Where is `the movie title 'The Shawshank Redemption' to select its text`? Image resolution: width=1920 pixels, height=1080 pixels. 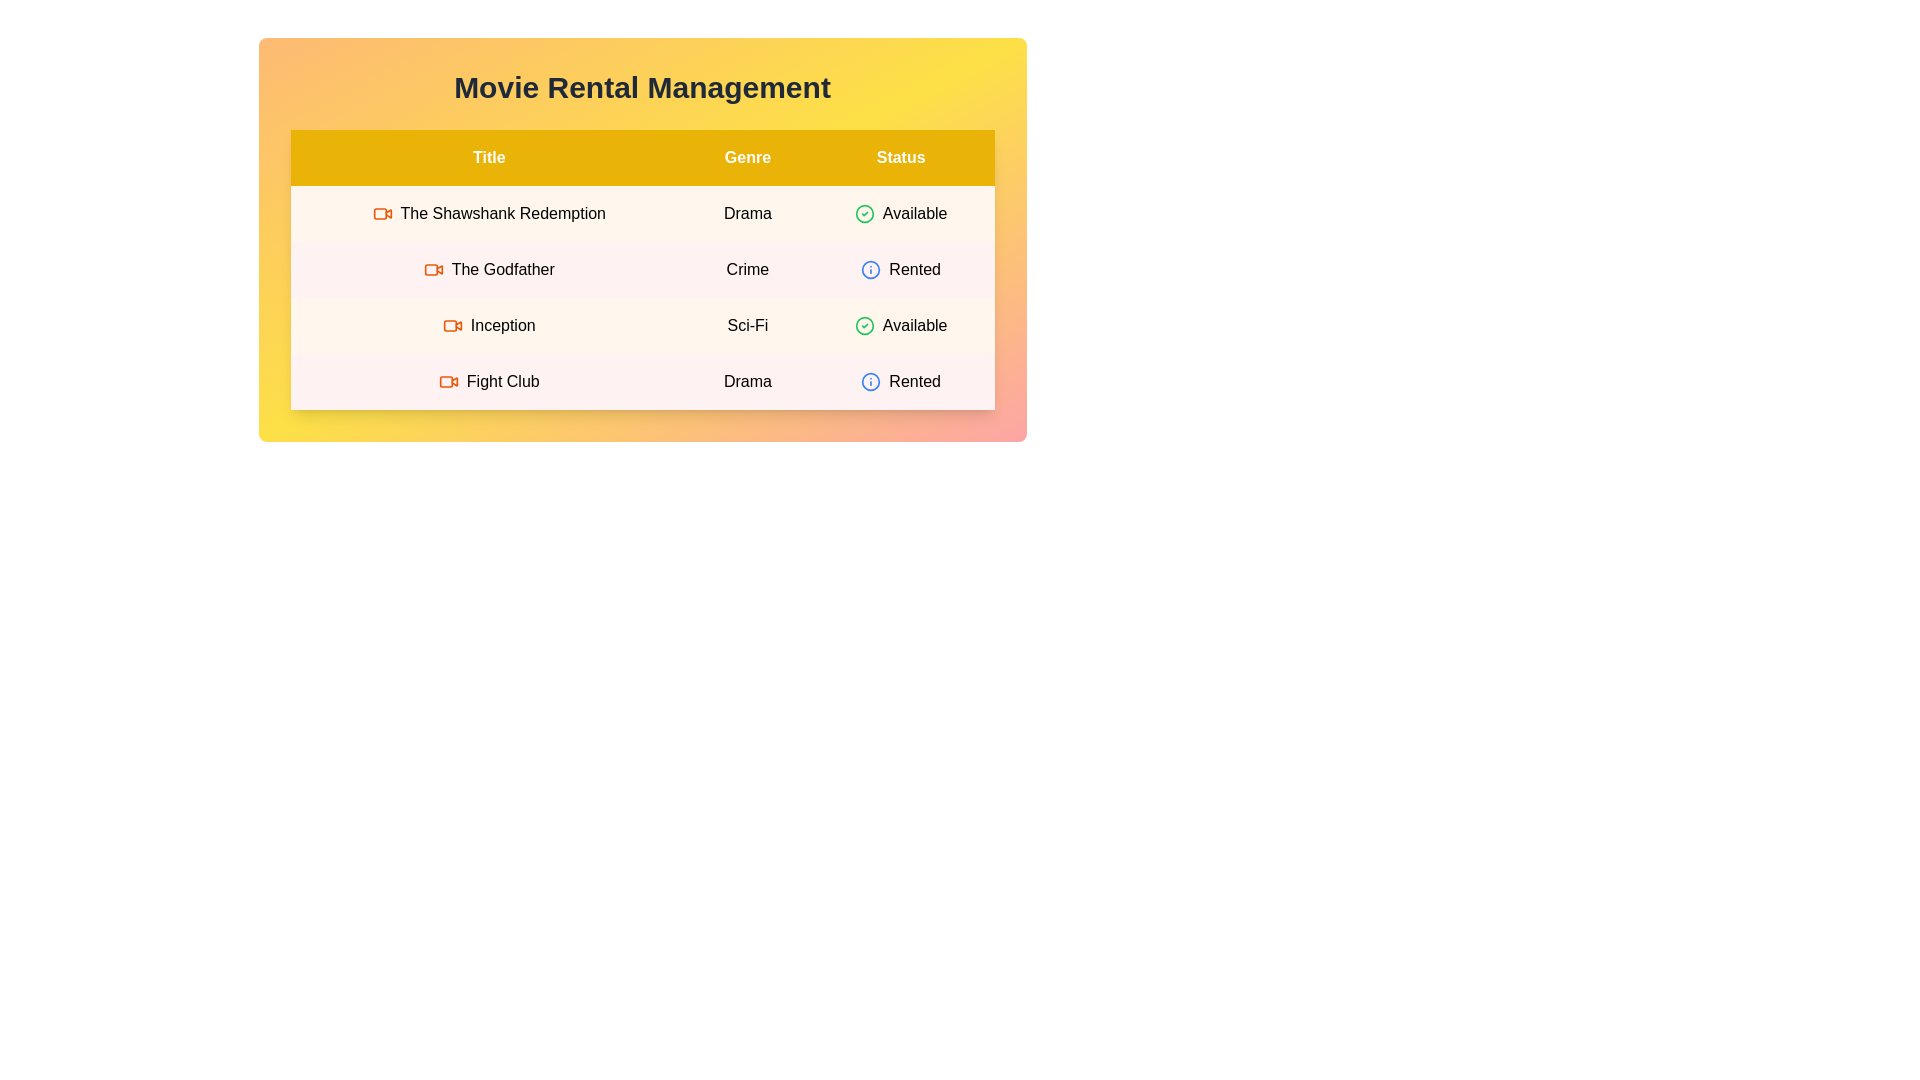
the movie title 'The Shawshank Redemption' to select its text is located at coordinates (489, 213).